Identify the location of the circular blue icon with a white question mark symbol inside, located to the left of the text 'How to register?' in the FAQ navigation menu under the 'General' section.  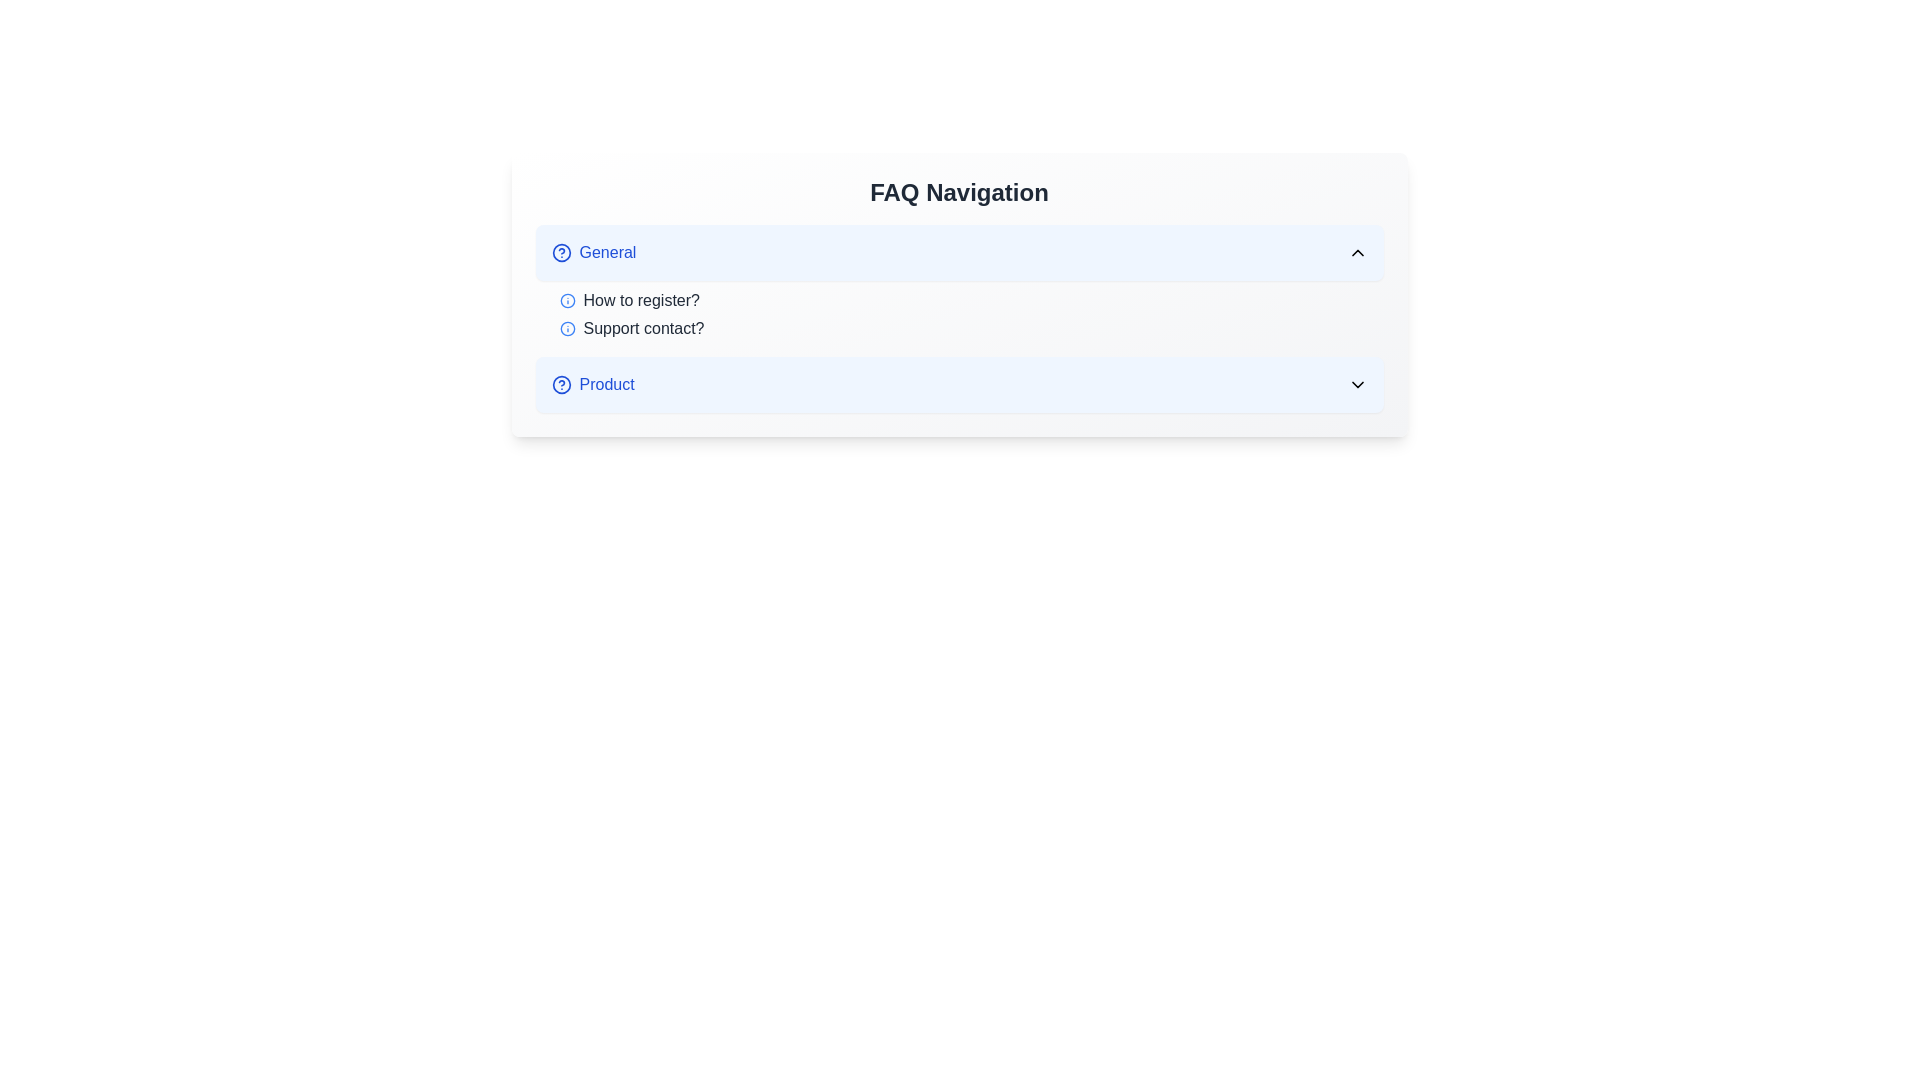
(566, 300).